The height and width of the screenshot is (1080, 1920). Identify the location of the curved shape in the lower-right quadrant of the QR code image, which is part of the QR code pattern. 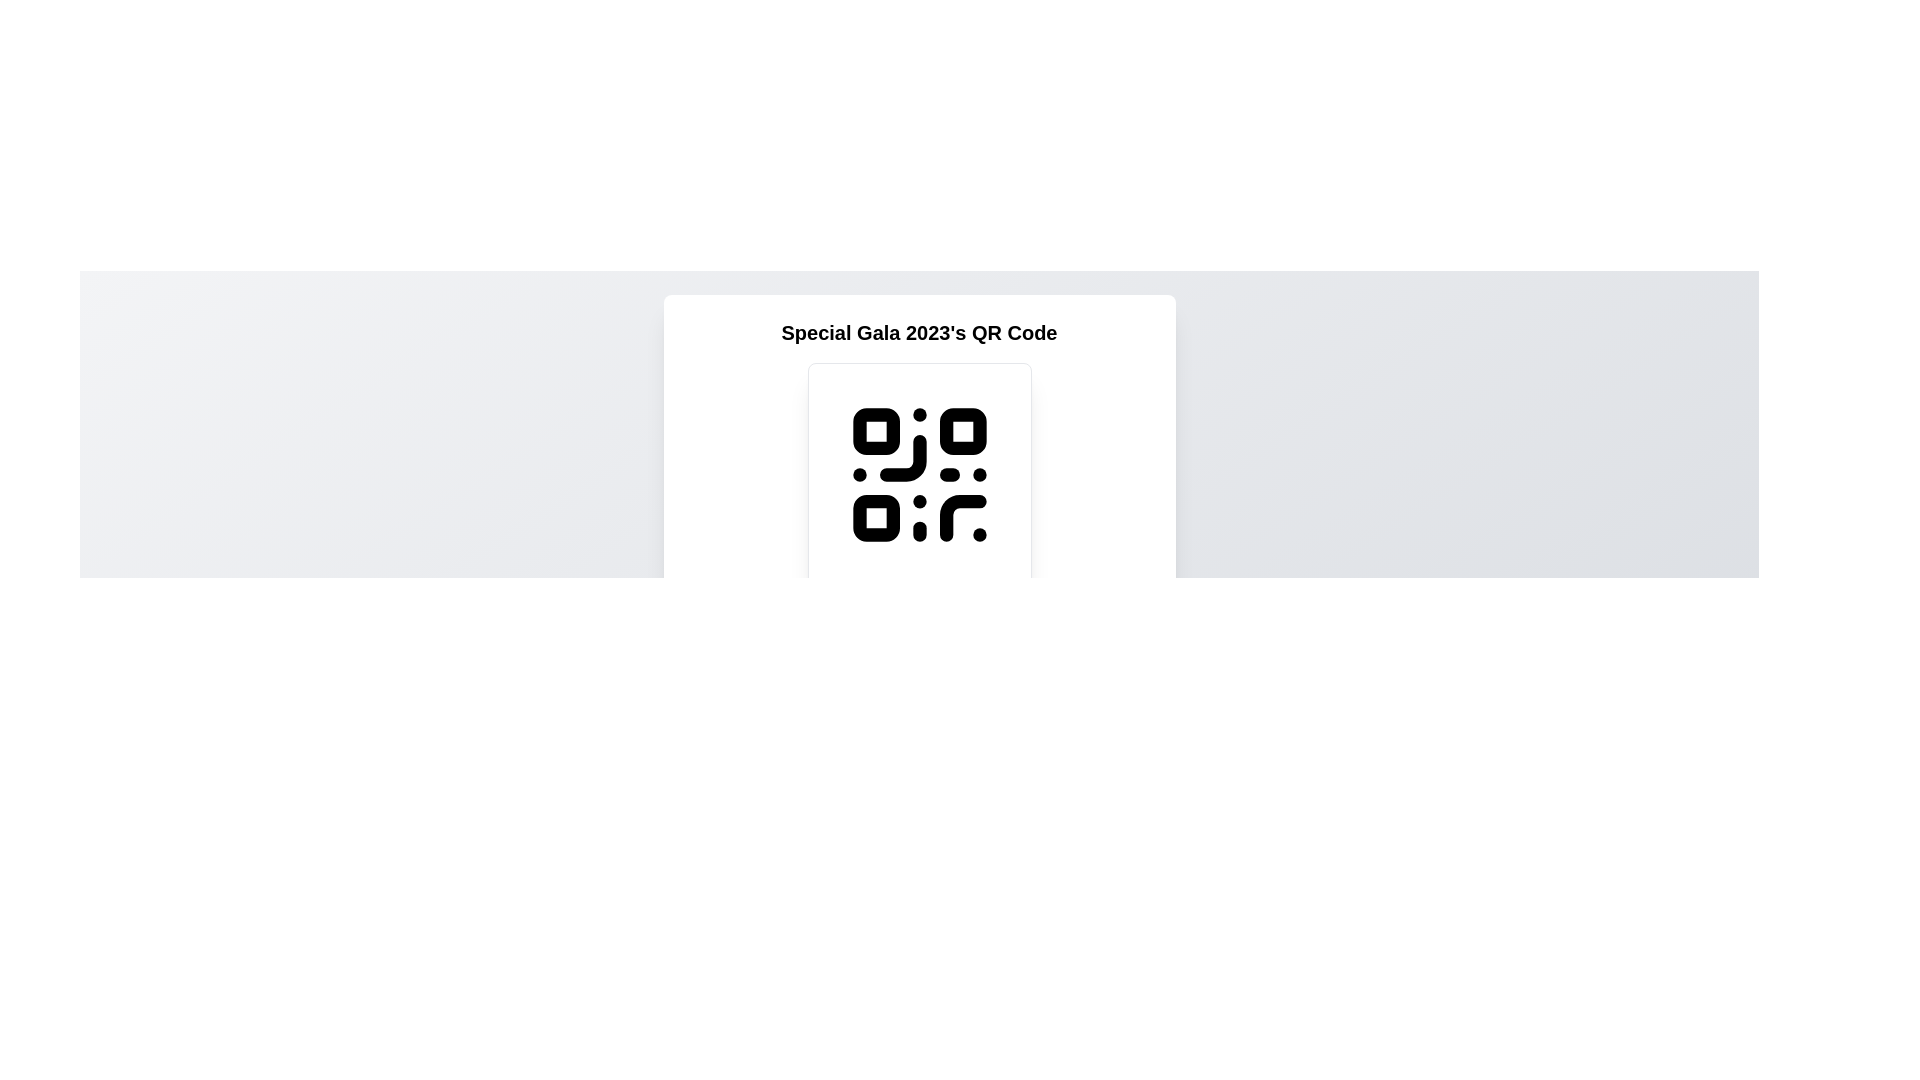
(962, 517).